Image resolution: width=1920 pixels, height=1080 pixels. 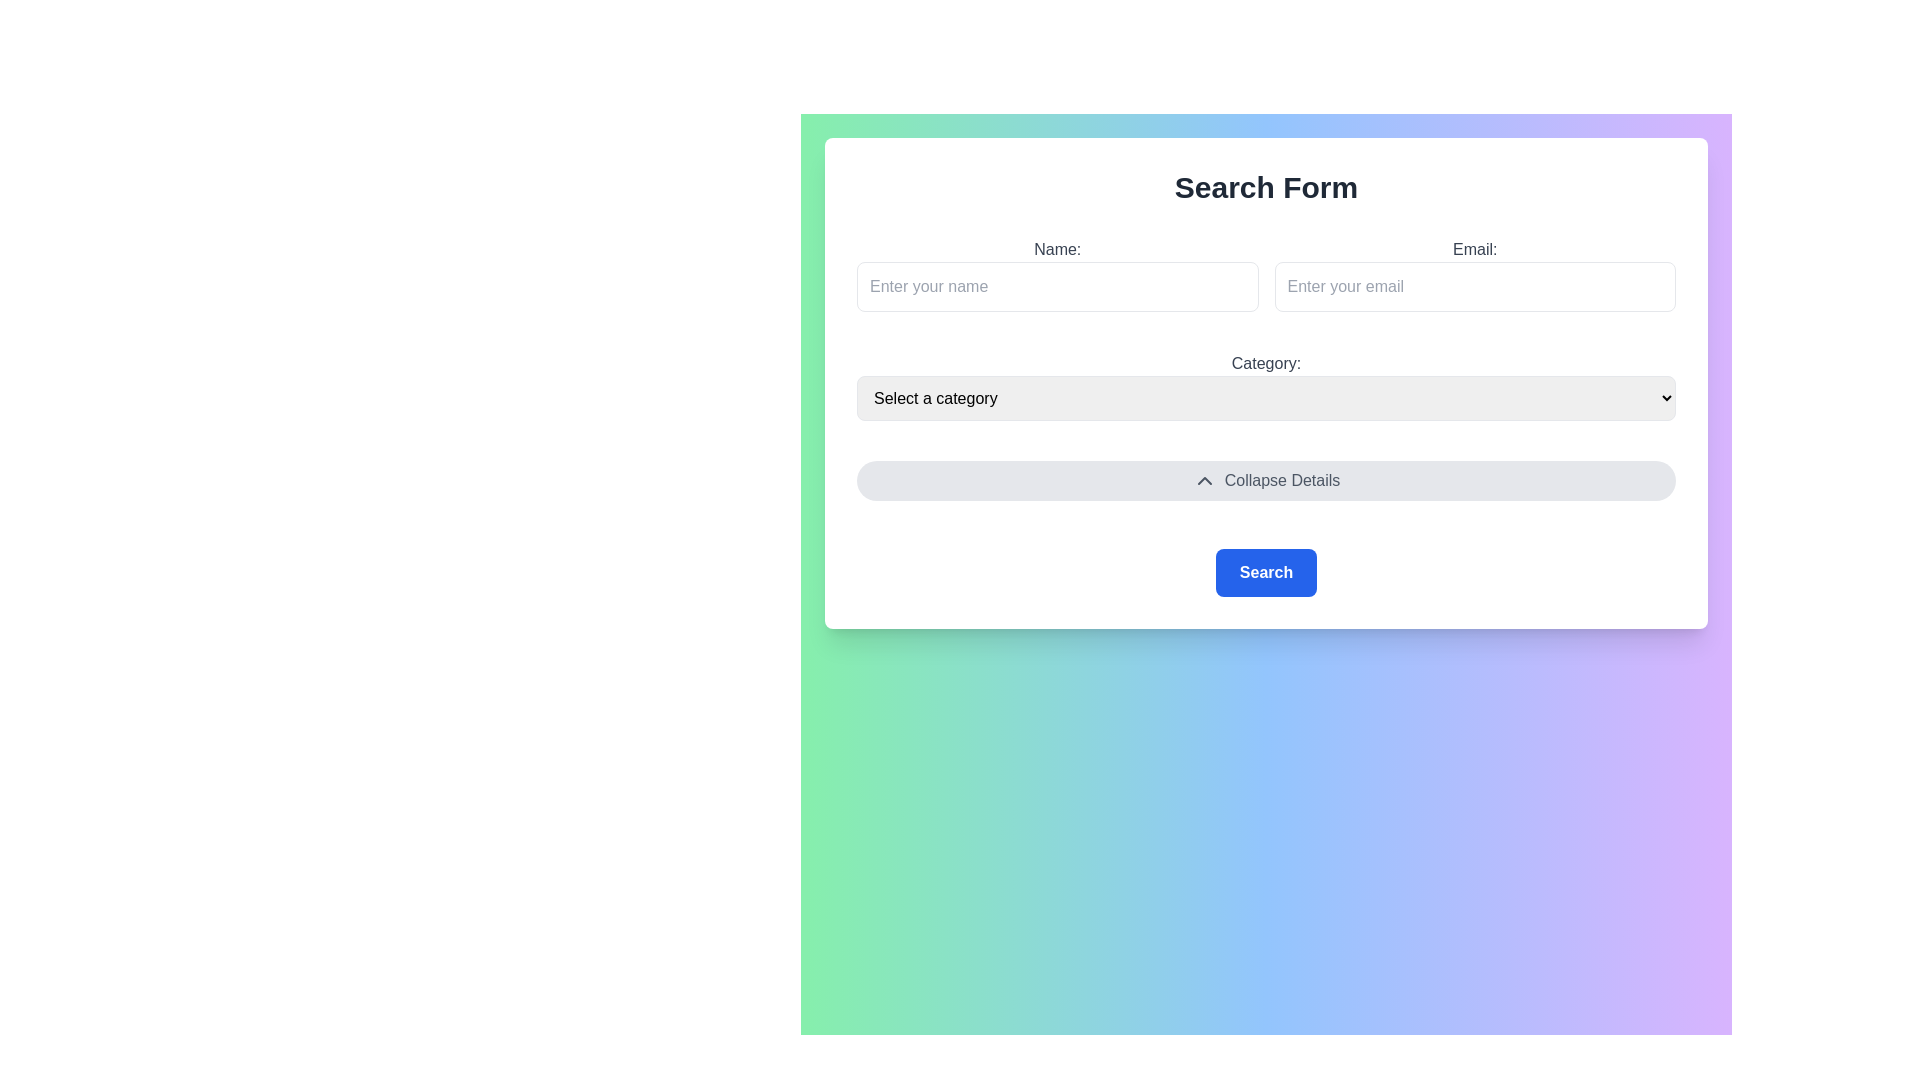 I want to click on the input fields within the grid layout labeled 'Name:' and 'Email:' by clicking on them to adjust their values, so click(x=1265, y=274).